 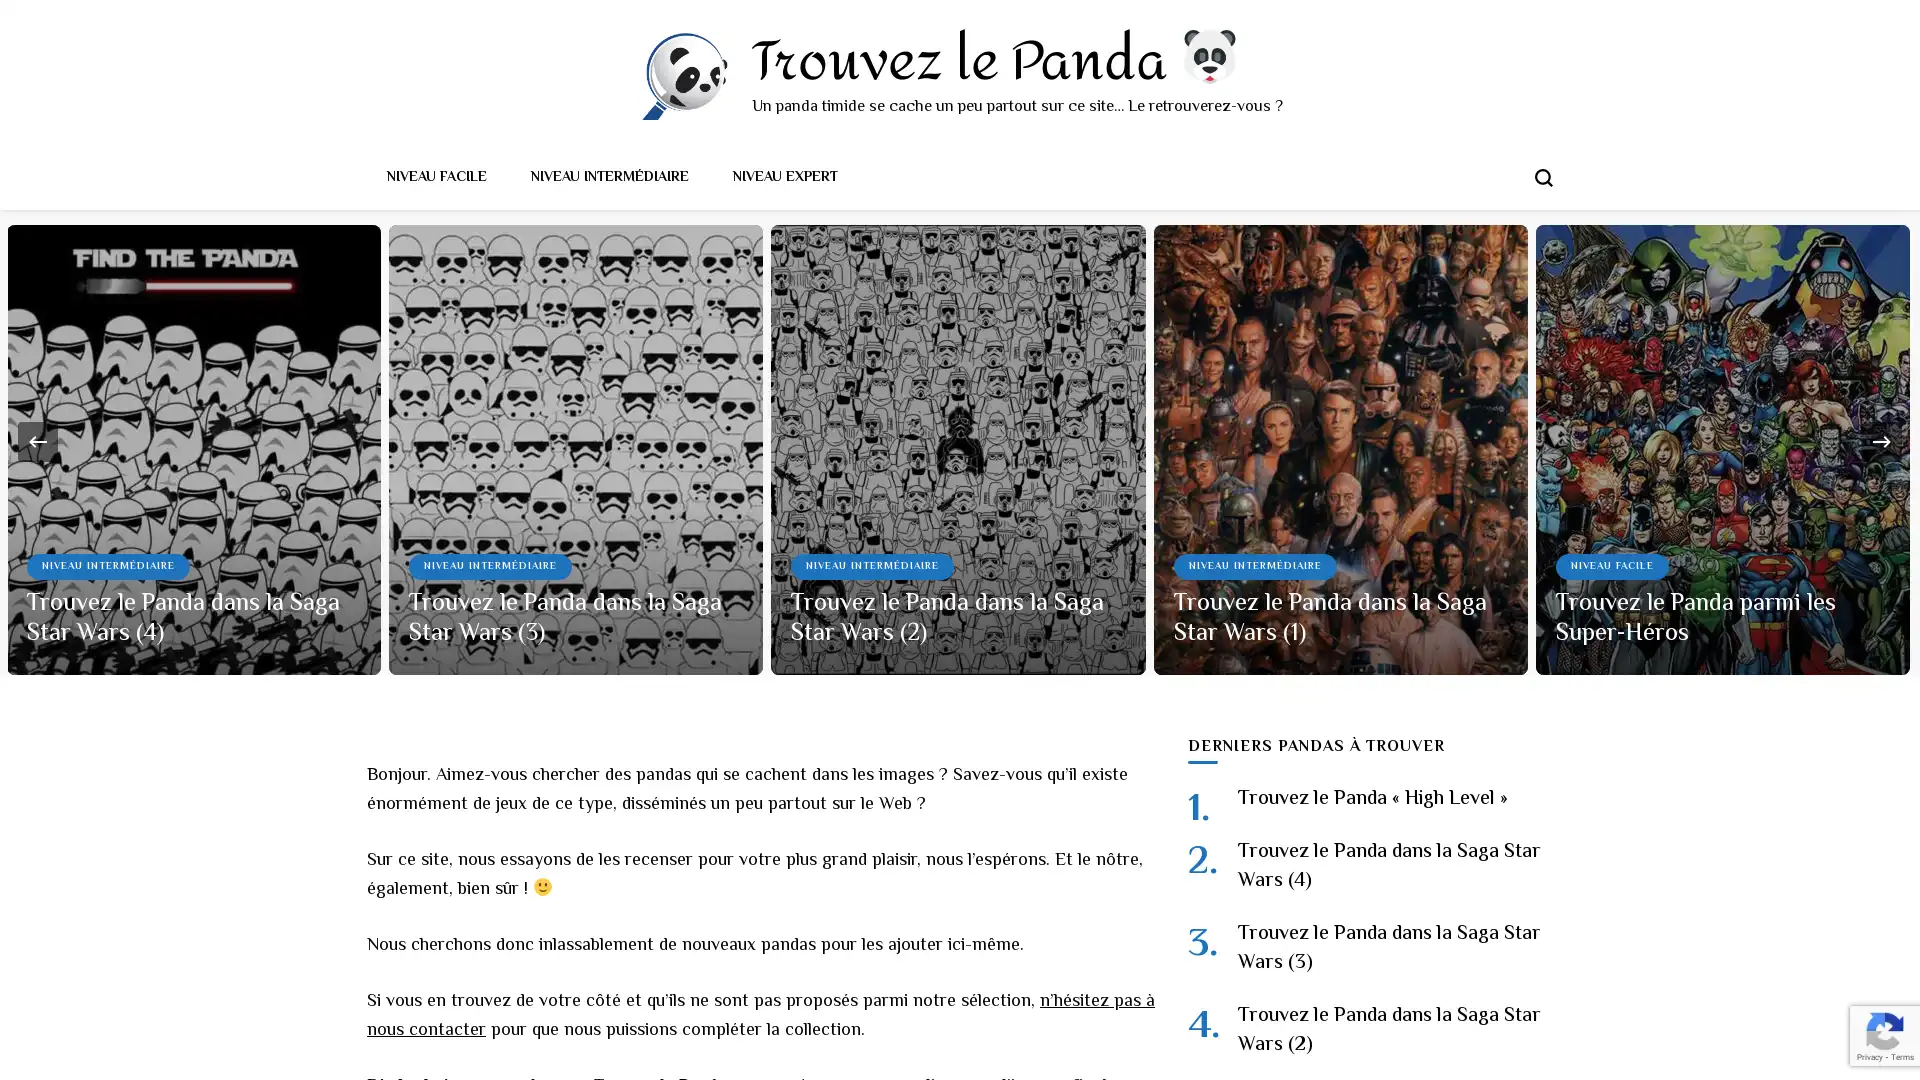 I want to click on Basculer sur formulaire de recherche, so click(x=1543, y=176).